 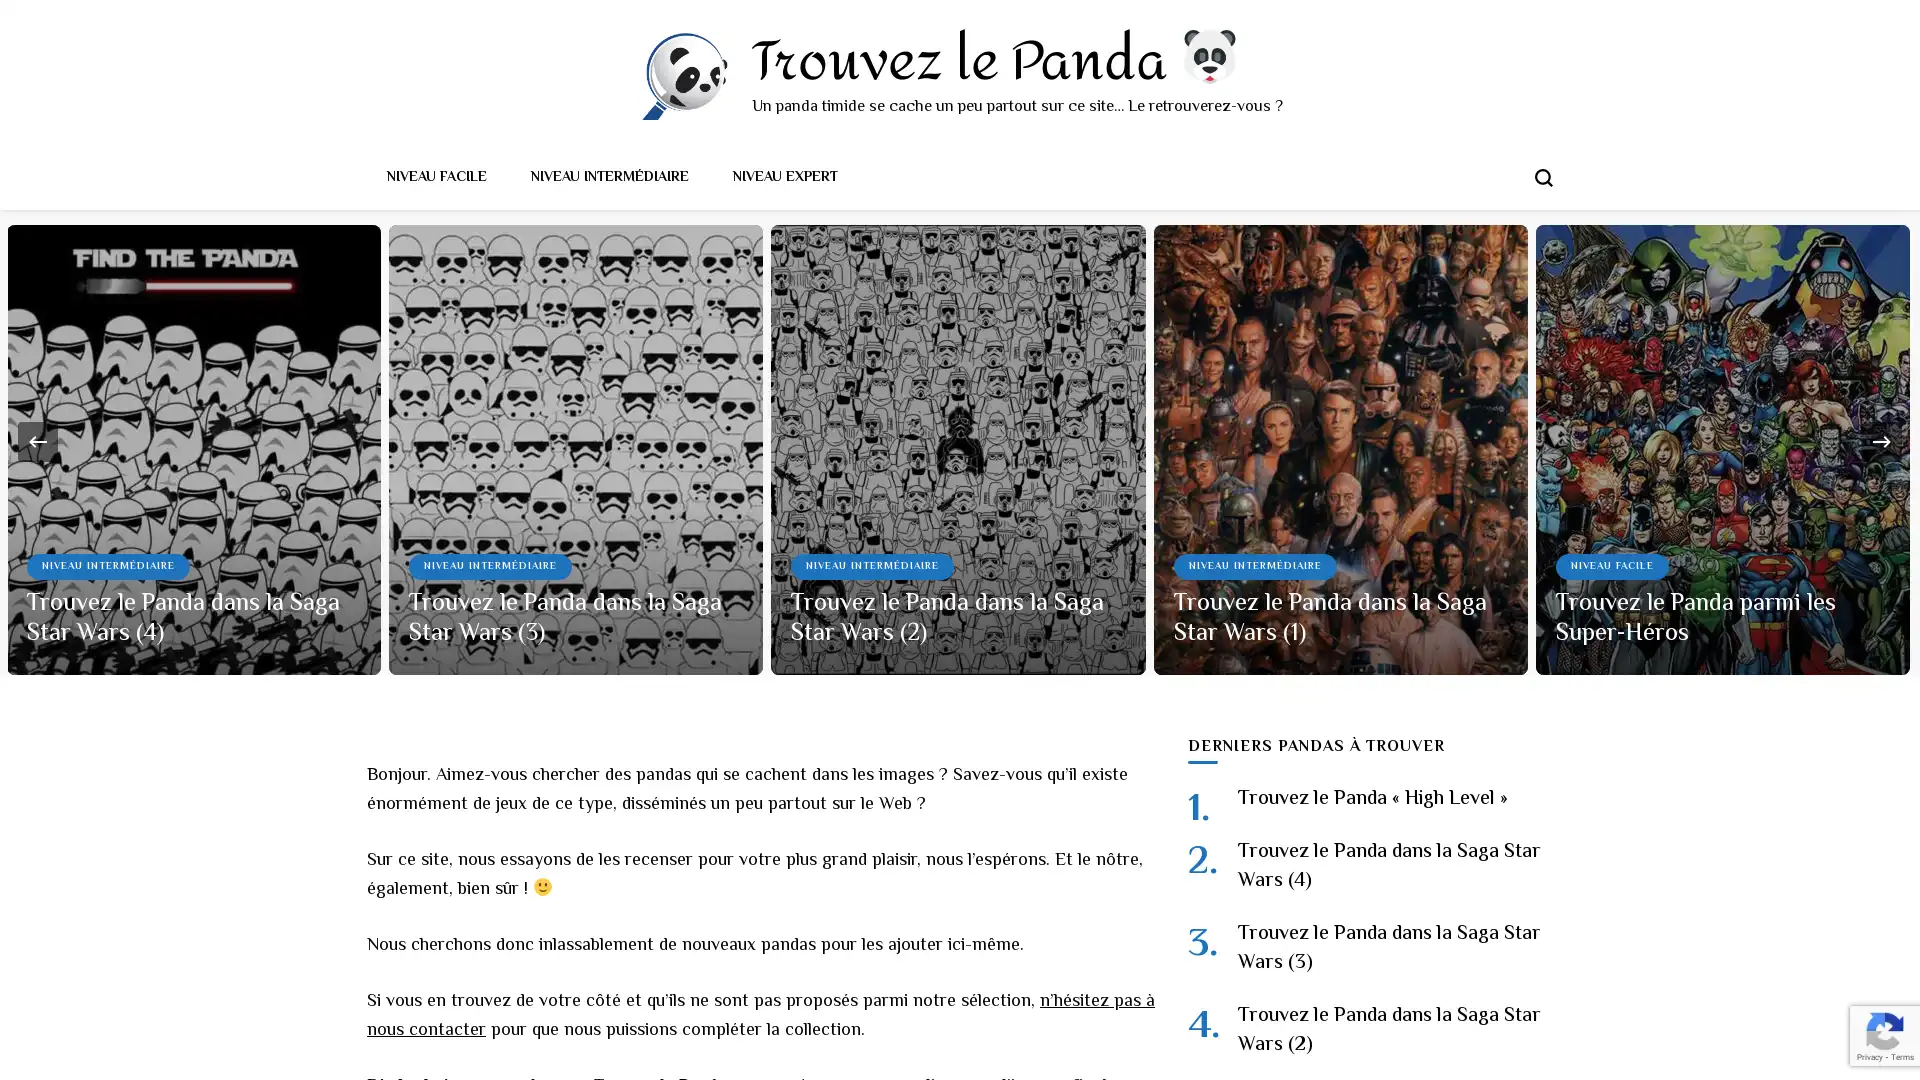 I want to click on Basculer sur formulaire de recherche, so click(x=1543, y=176).